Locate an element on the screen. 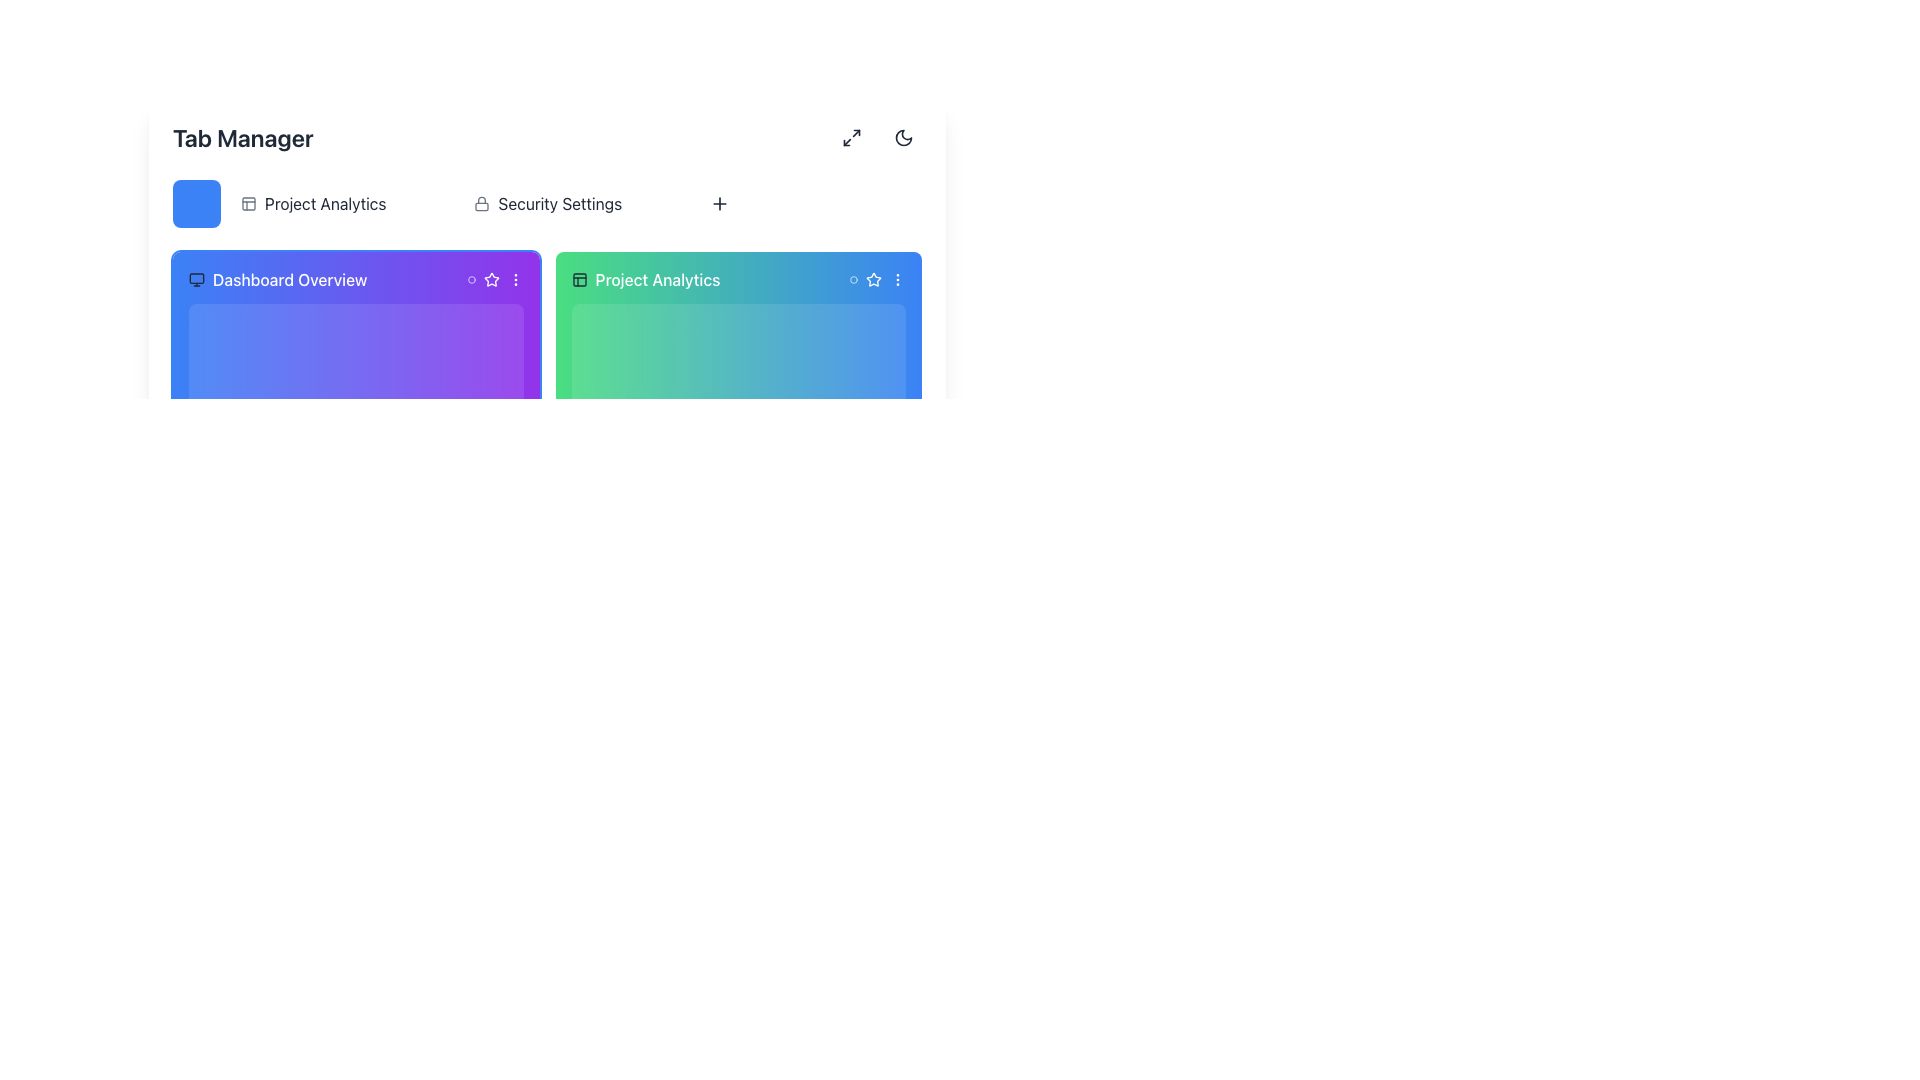  the leftmost square-shaped blue button with rounded corners located beneath the 'Tab Manager' title is located at coordinates (196, 204).